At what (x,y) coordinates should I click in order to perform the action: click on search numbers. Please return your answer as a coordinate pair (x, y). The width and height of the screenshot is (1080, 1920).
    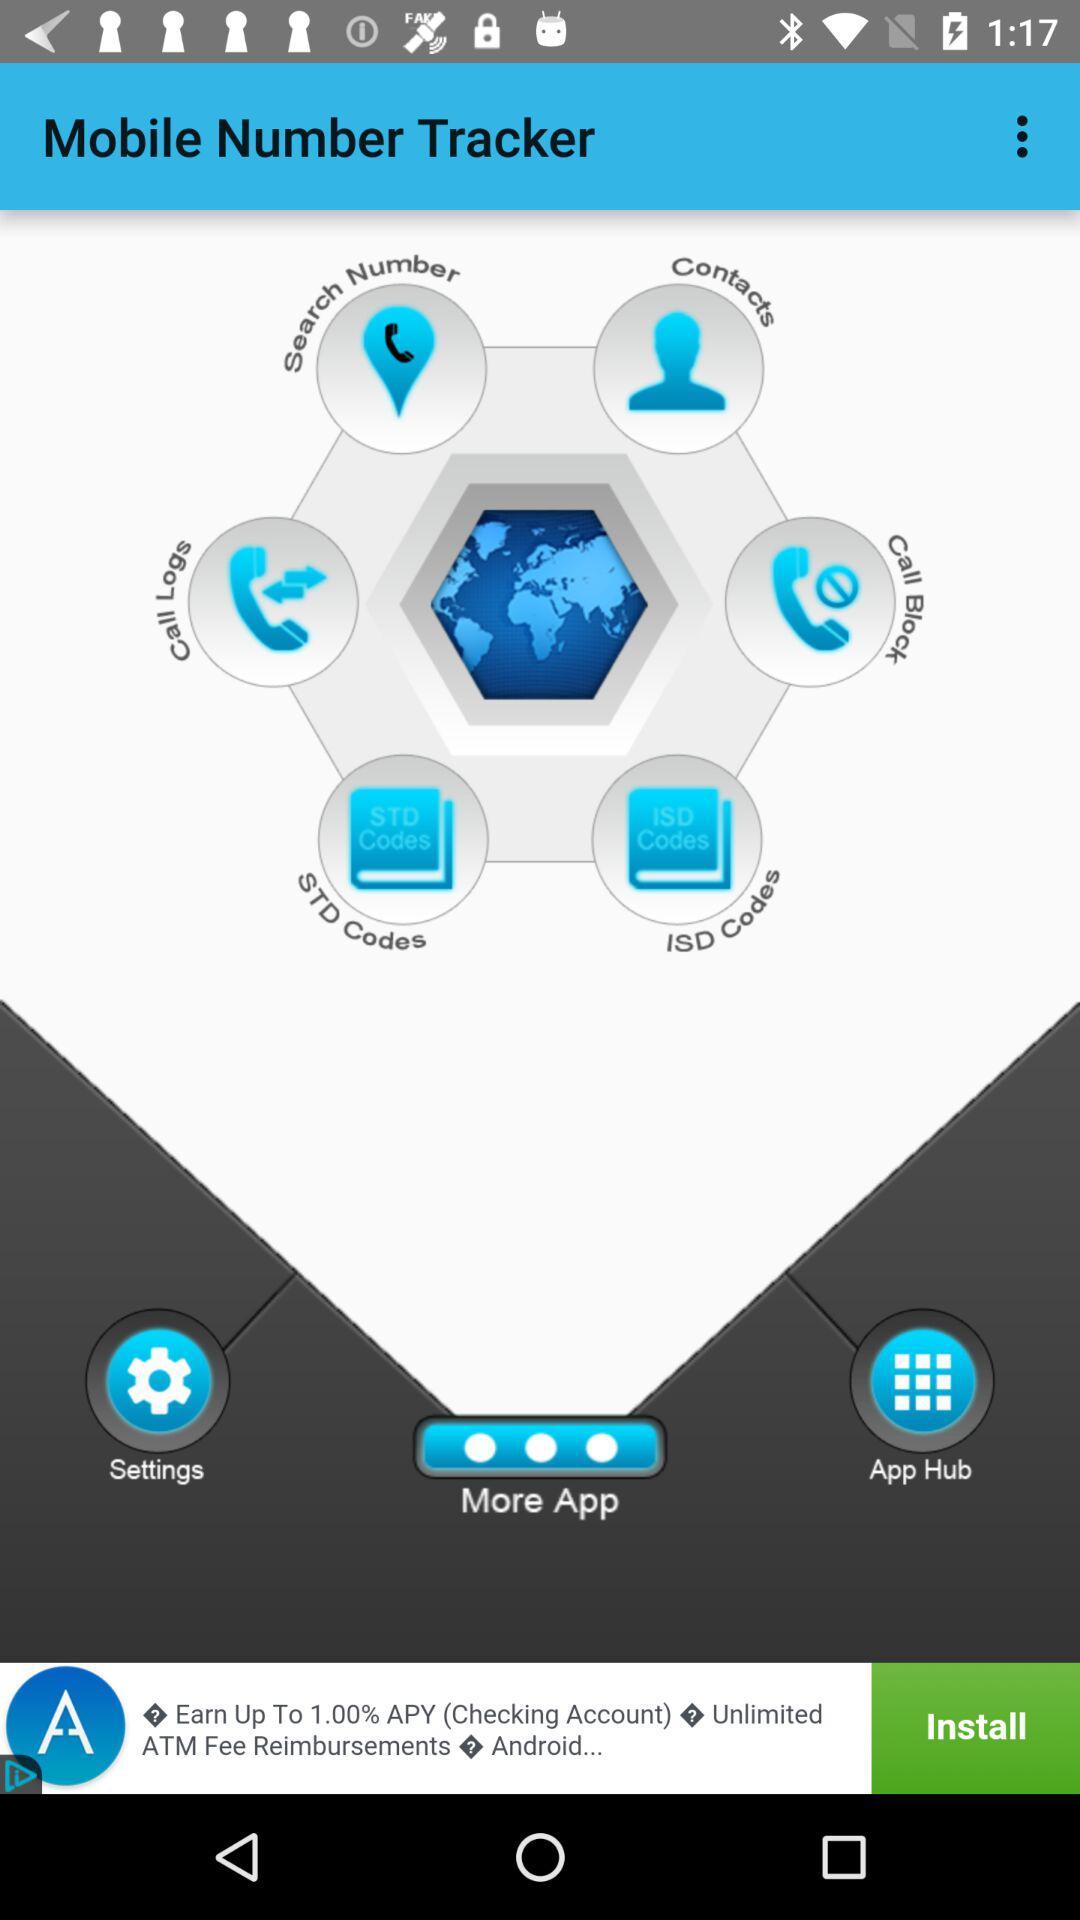
    Looking at the image, I should click on (400, 362).